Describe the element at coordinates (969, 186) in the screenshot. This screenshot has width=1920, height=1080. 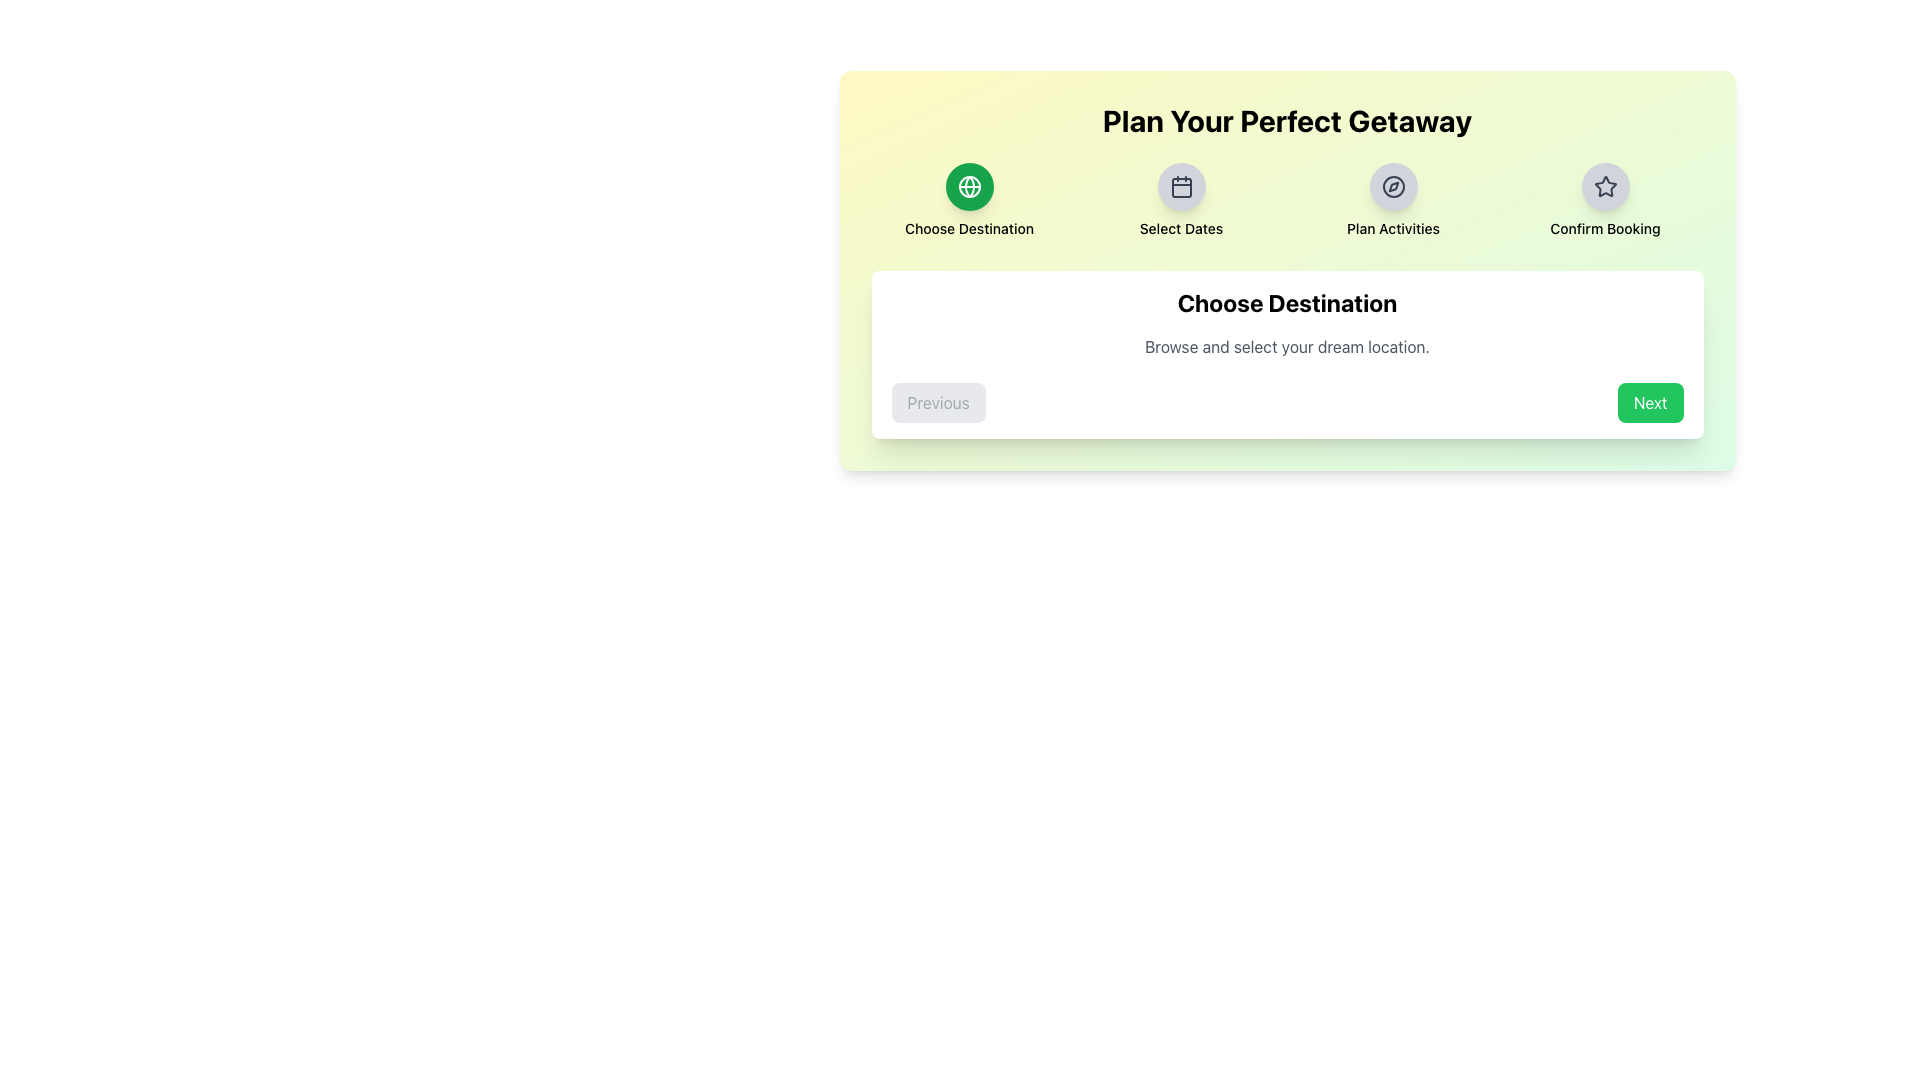
I see `the green filled SVG Circle that is part of the 'Choose Destination' section, located above the text 'Choose Destination.'` at that location.